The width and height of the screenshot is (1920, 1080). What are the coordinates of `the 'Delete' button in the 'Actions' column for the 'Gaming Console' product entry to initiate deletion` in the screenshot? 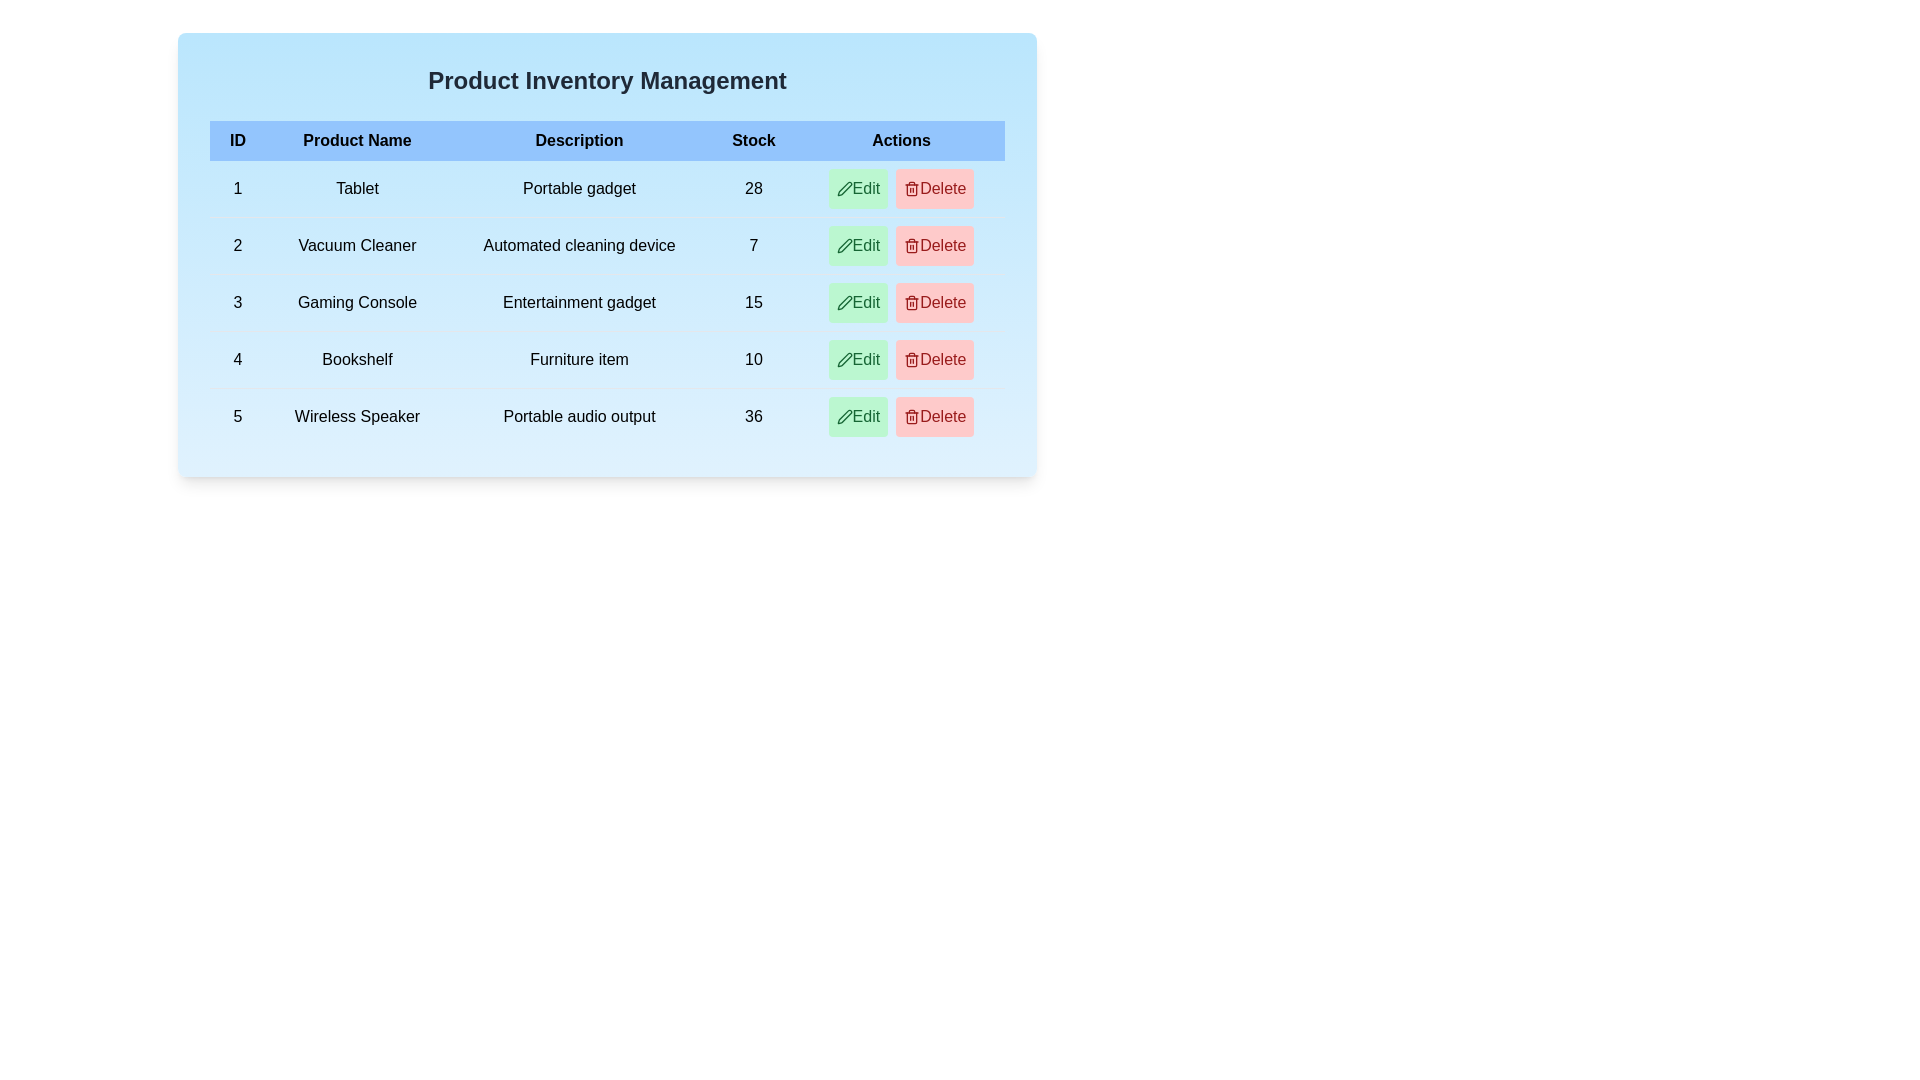 It's located at (900, 303).